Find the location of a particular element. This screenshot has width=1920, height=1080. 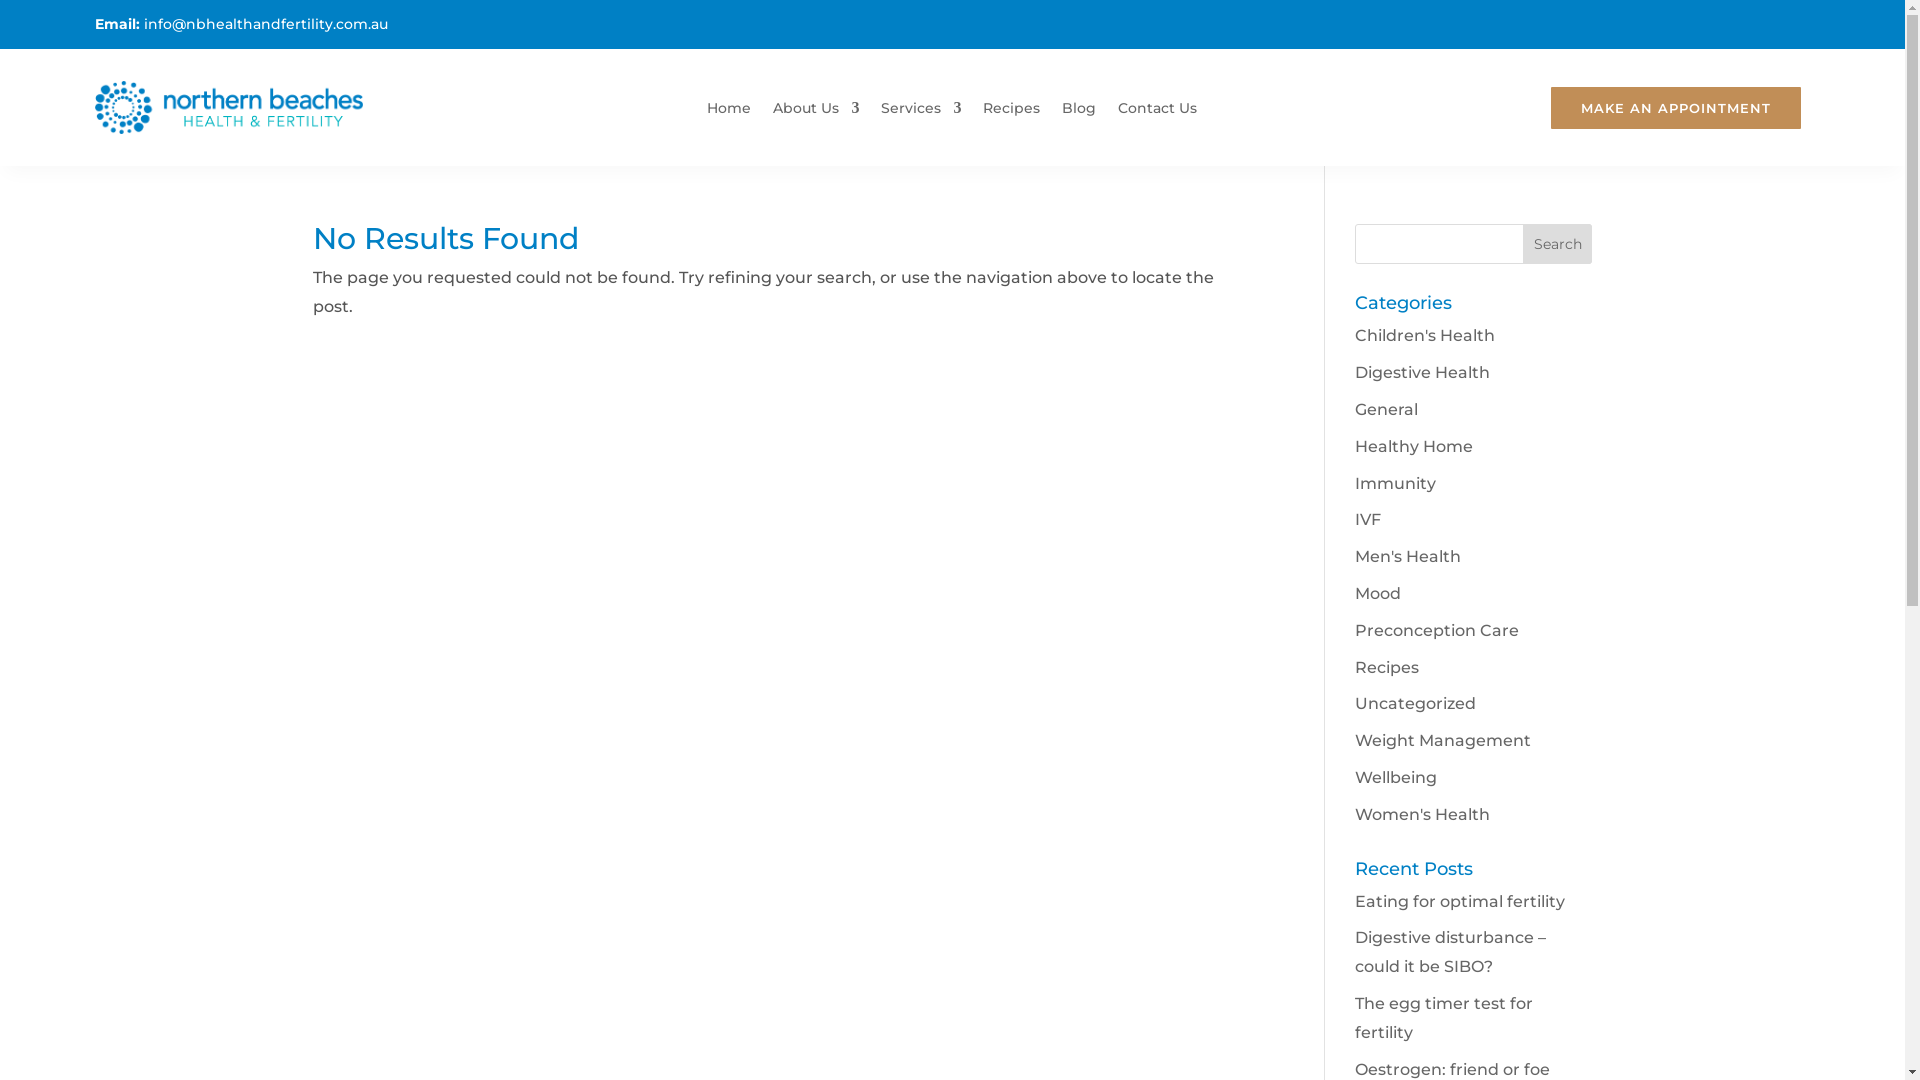

'Home' is located at coordinates (728, 111).